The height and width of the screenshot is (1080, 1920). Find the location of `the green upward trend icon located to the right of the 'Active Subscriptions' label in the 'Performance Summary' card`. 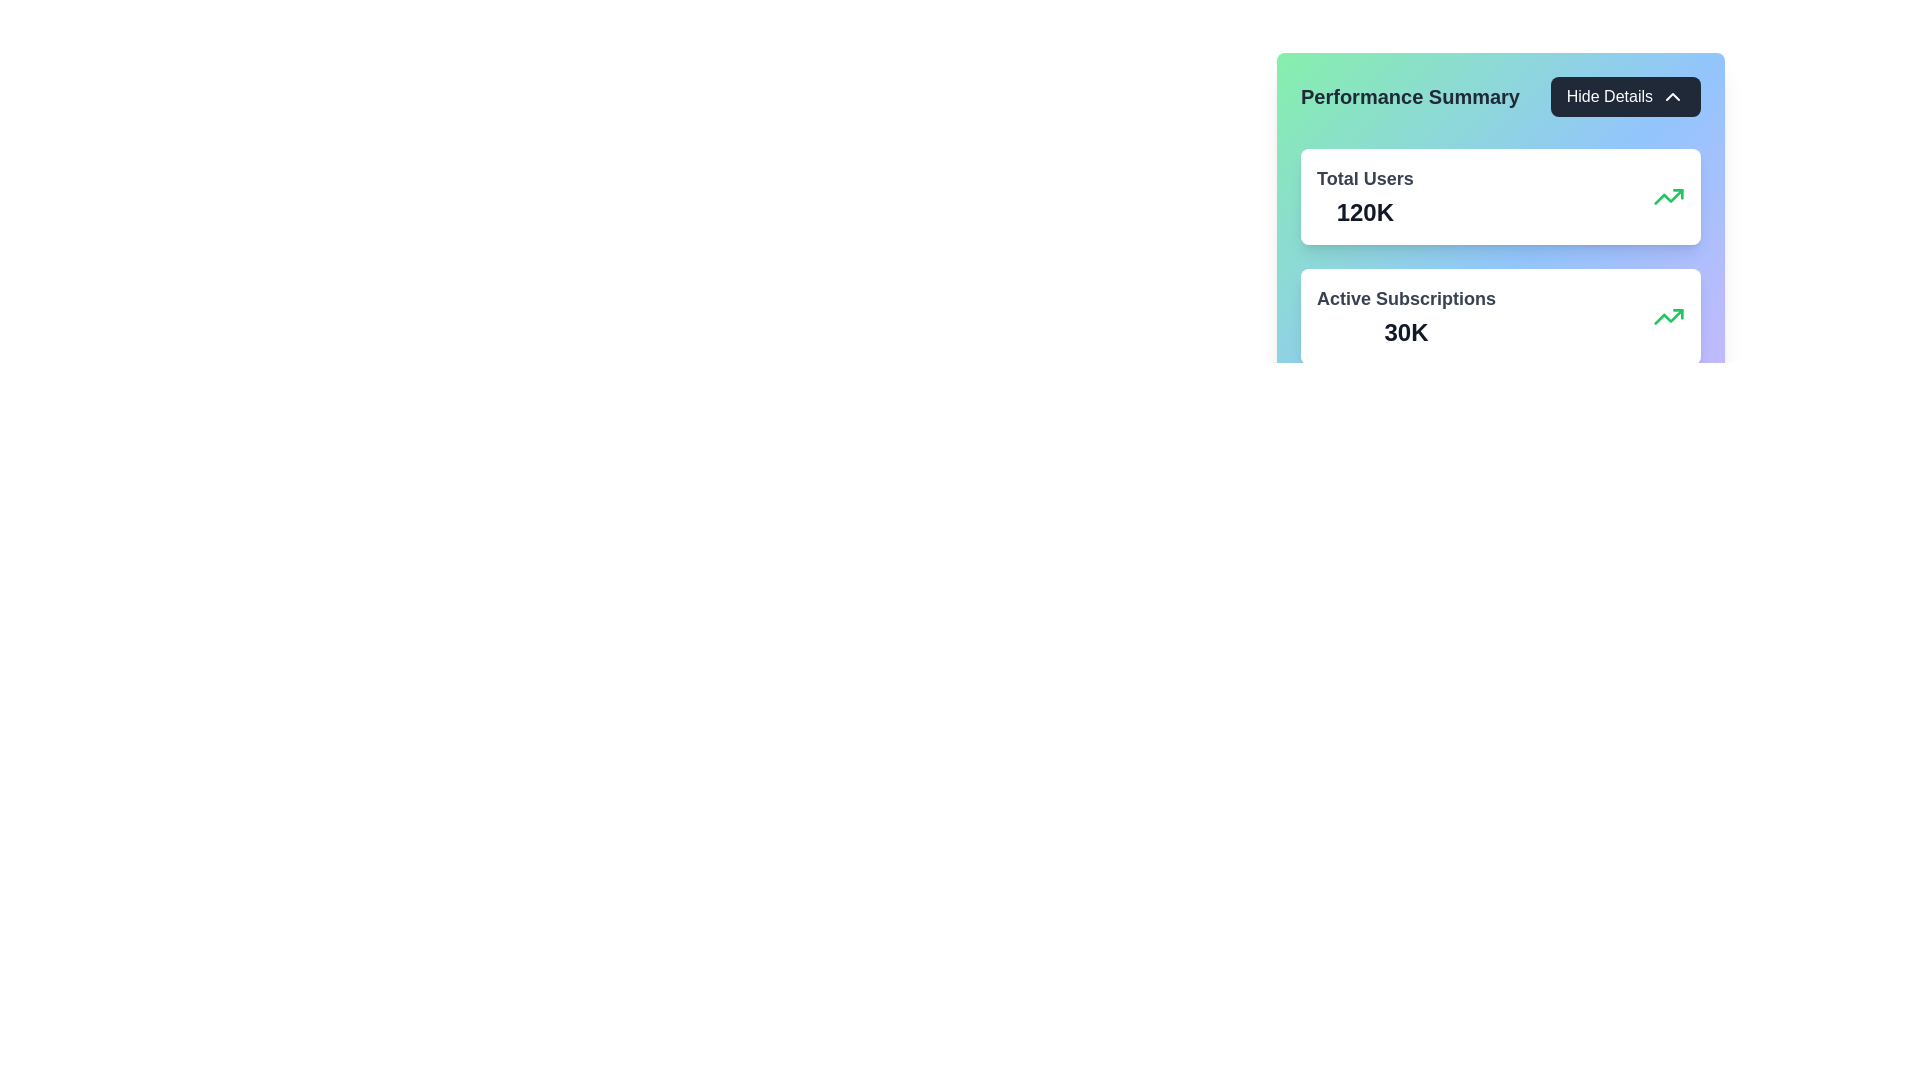

the green upward trend icon located to the right of the 'Active Subscriptions' label in the 'Performance Summary' card is located at coordinates (1669, 196).